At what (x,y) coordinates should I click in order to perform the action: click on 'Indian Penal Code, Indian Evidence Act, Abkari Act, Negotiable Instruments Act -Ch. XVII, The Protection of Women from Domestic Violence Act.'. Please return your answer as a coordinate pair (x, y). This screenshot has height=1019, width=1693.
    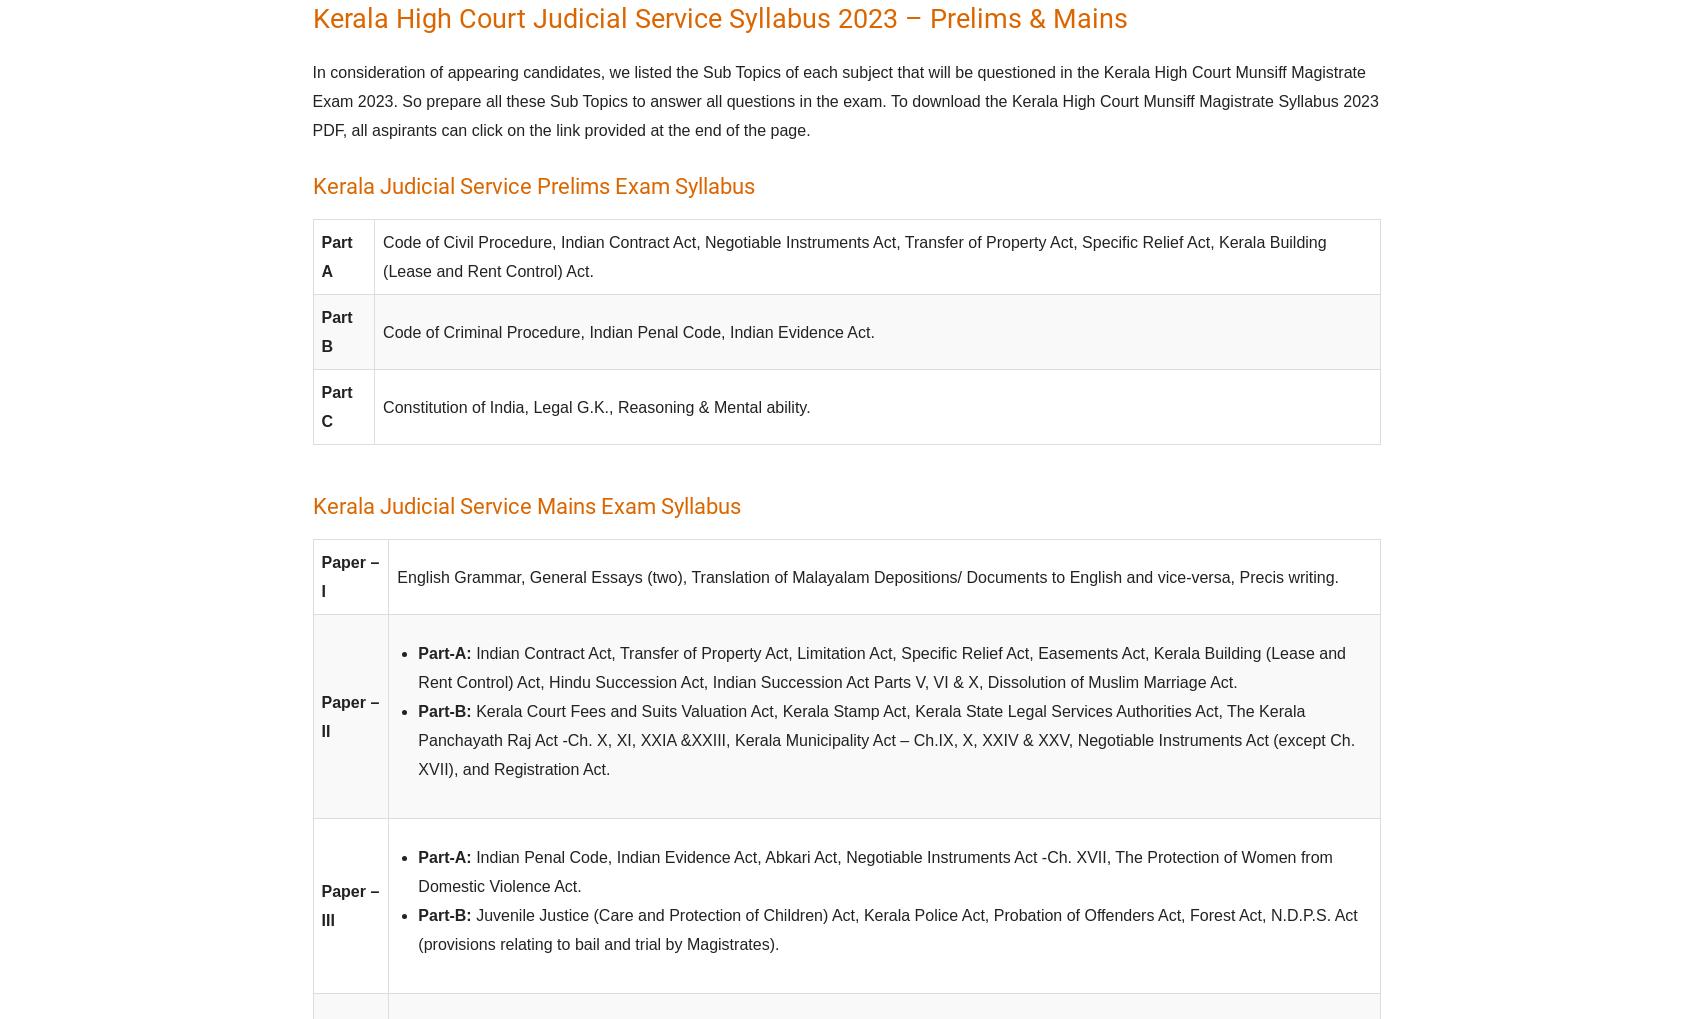
    Looking at the image, I should click on (874, 870).